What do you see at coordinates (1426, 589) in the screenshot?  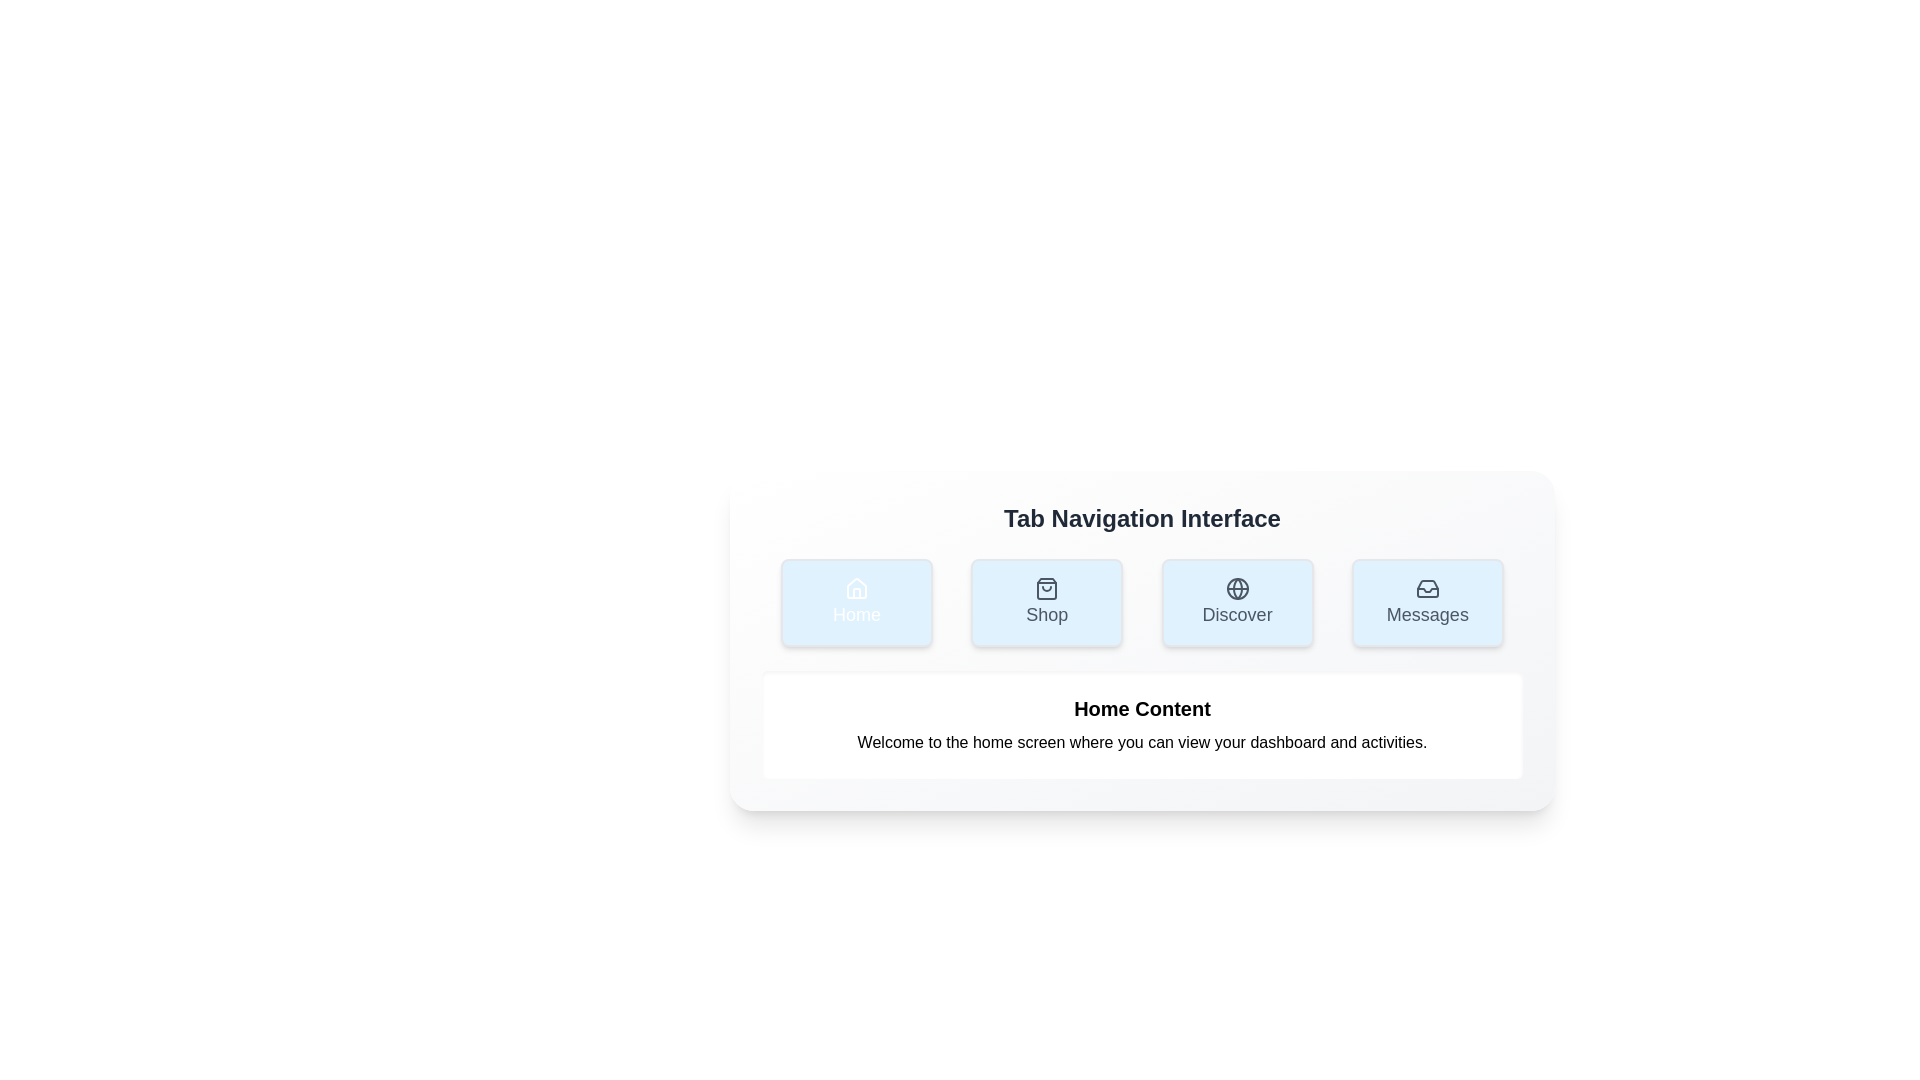 I see `the small polygonal graphical decoration within the 'Messages' tab icon located at the rightmost position of the tab-based navigation interface` at bounding box center [1426, 589].